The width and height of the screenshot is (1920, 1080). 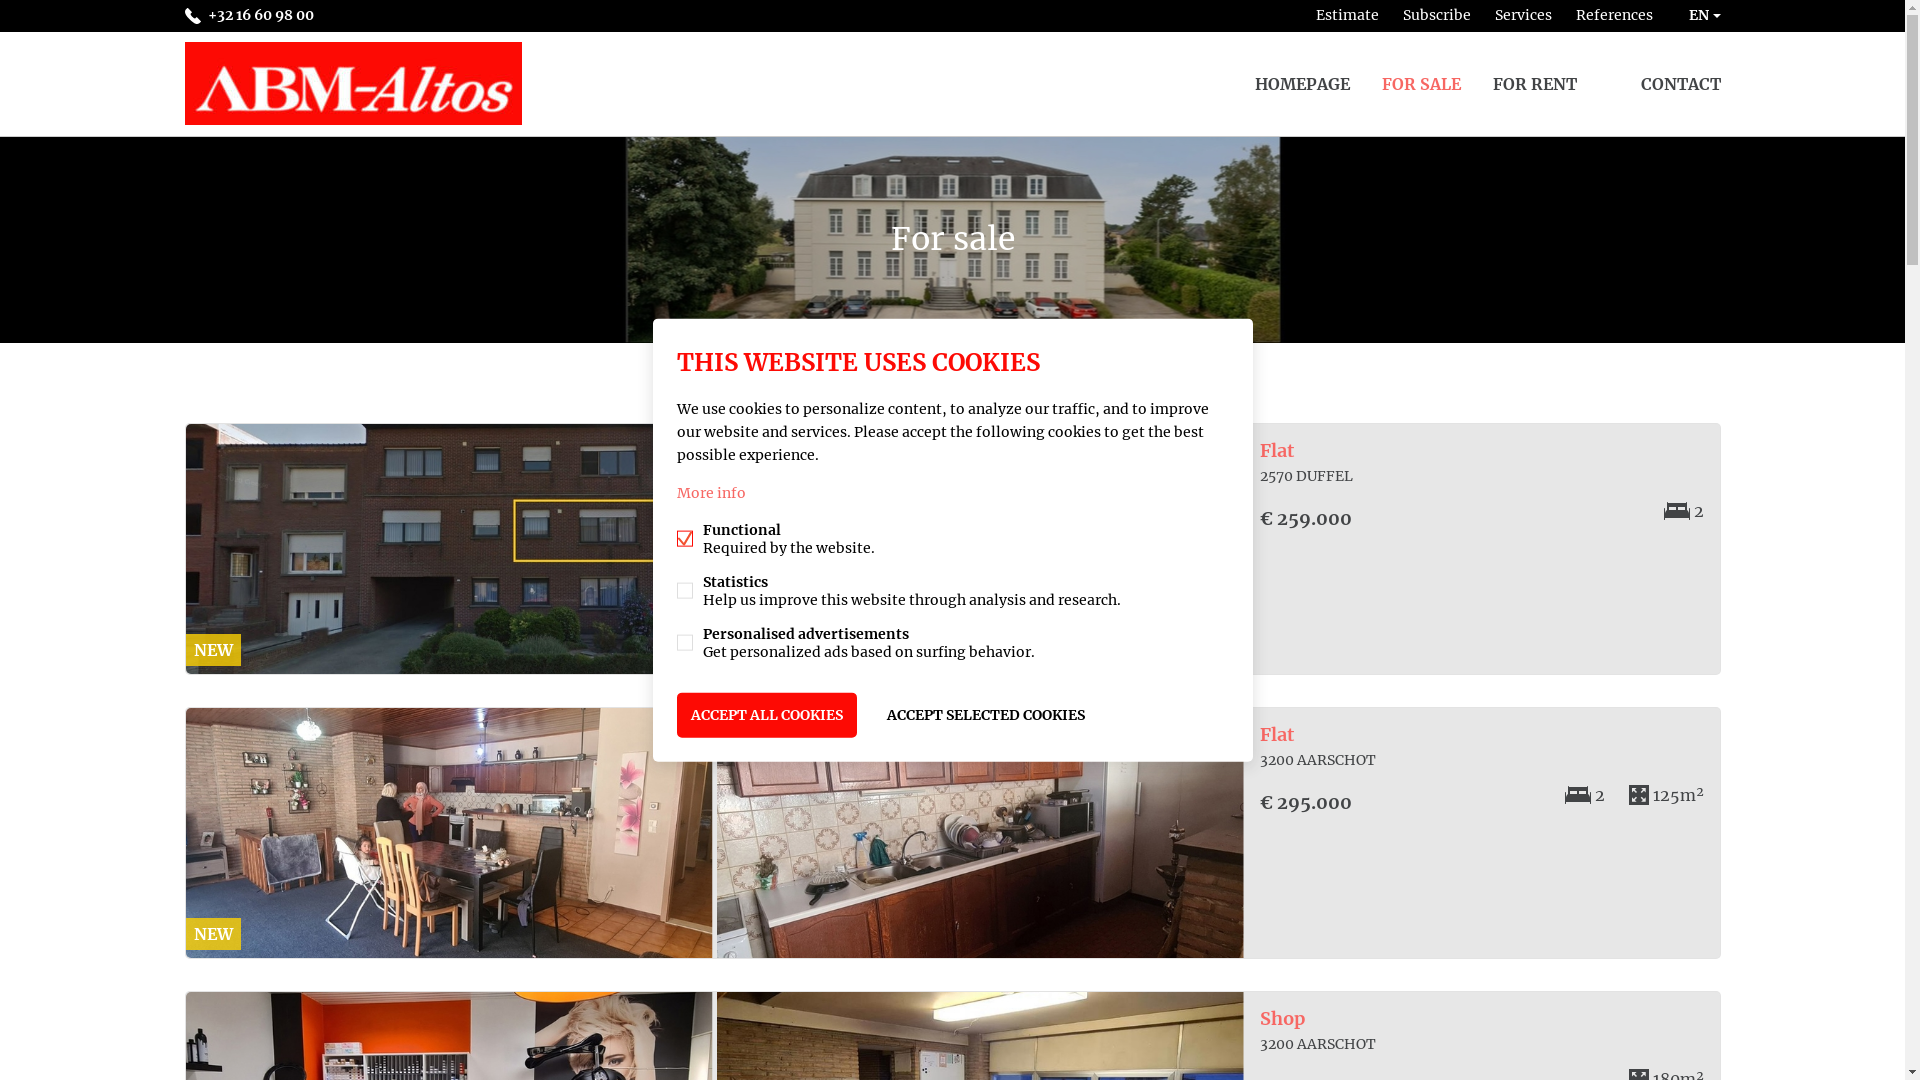 What do you see at coordinates (1301, 83) in the screenshot?
I see `'HOMEPAGE'` at bounding box center [1301, 83].